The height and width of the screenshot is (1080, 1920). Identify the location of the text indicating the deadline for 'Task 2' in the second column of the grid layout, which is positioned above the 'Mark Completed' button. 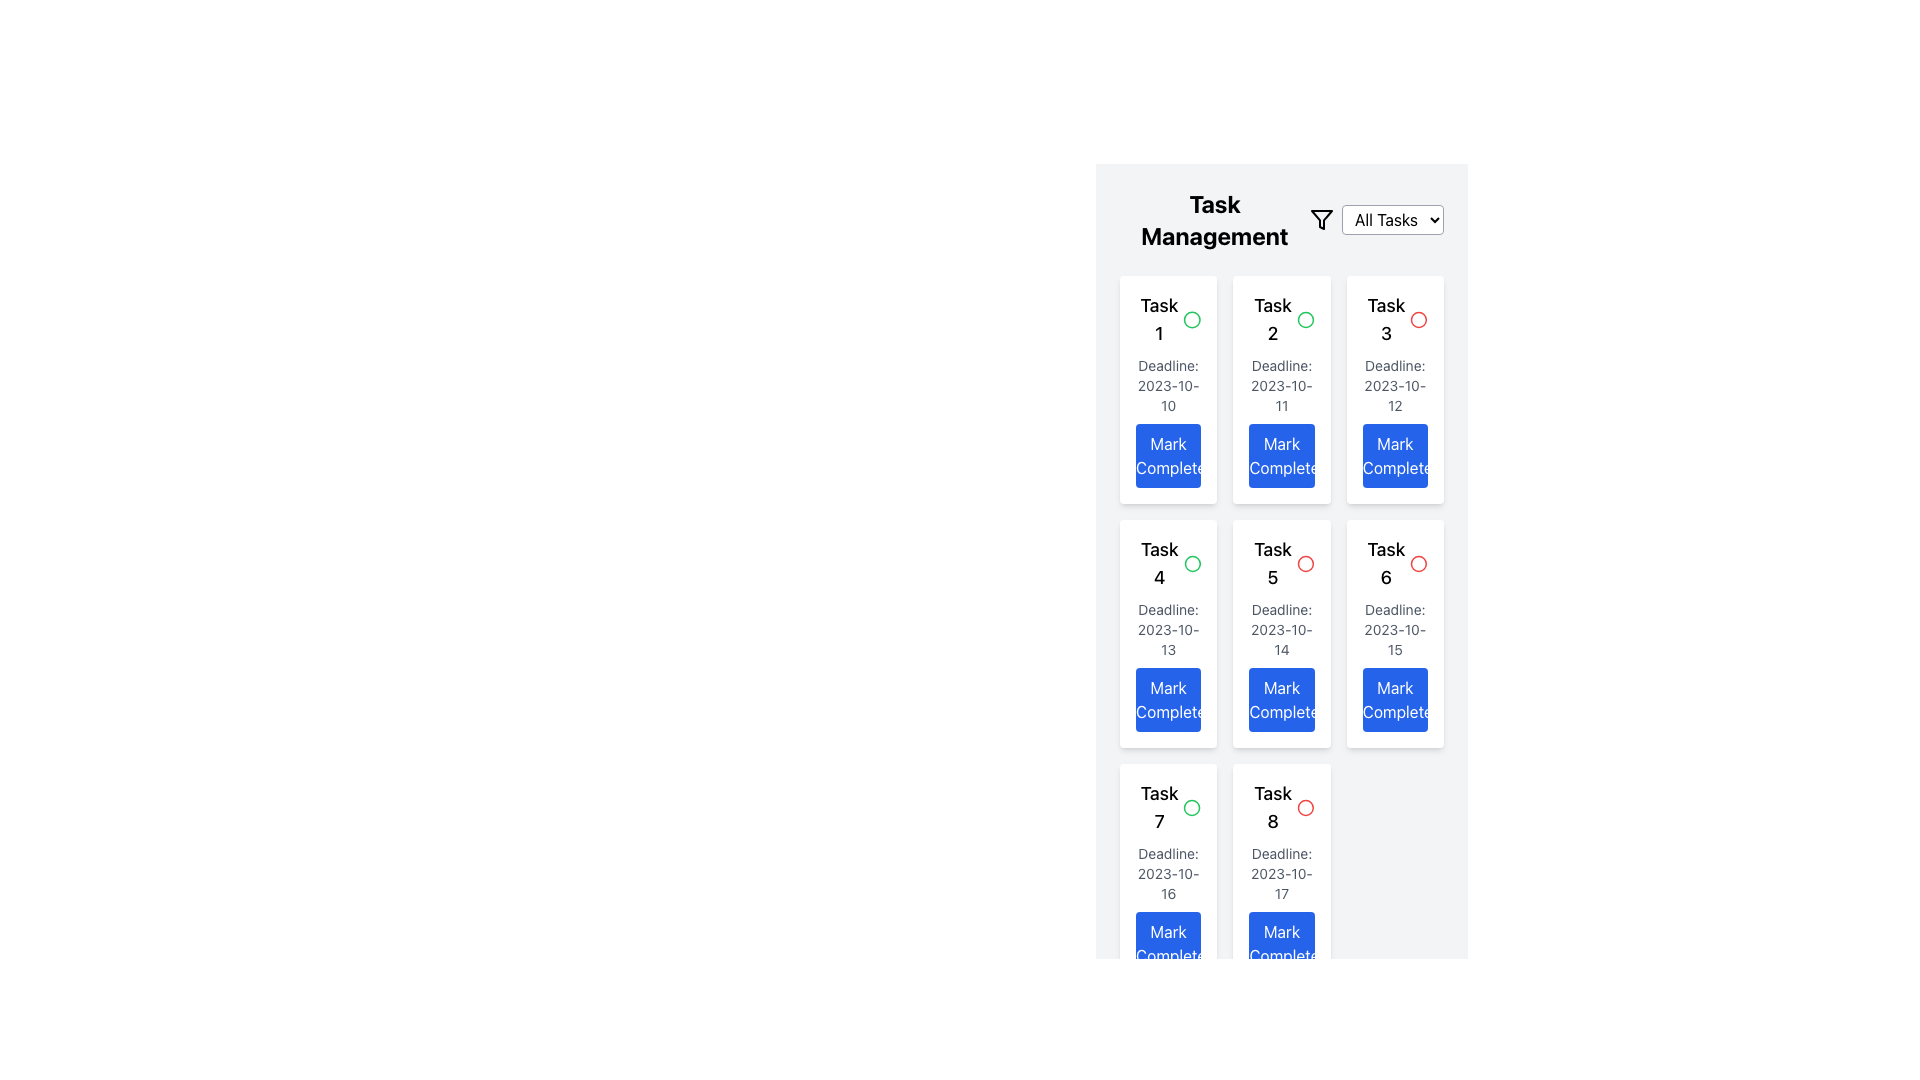
(1281, 385).